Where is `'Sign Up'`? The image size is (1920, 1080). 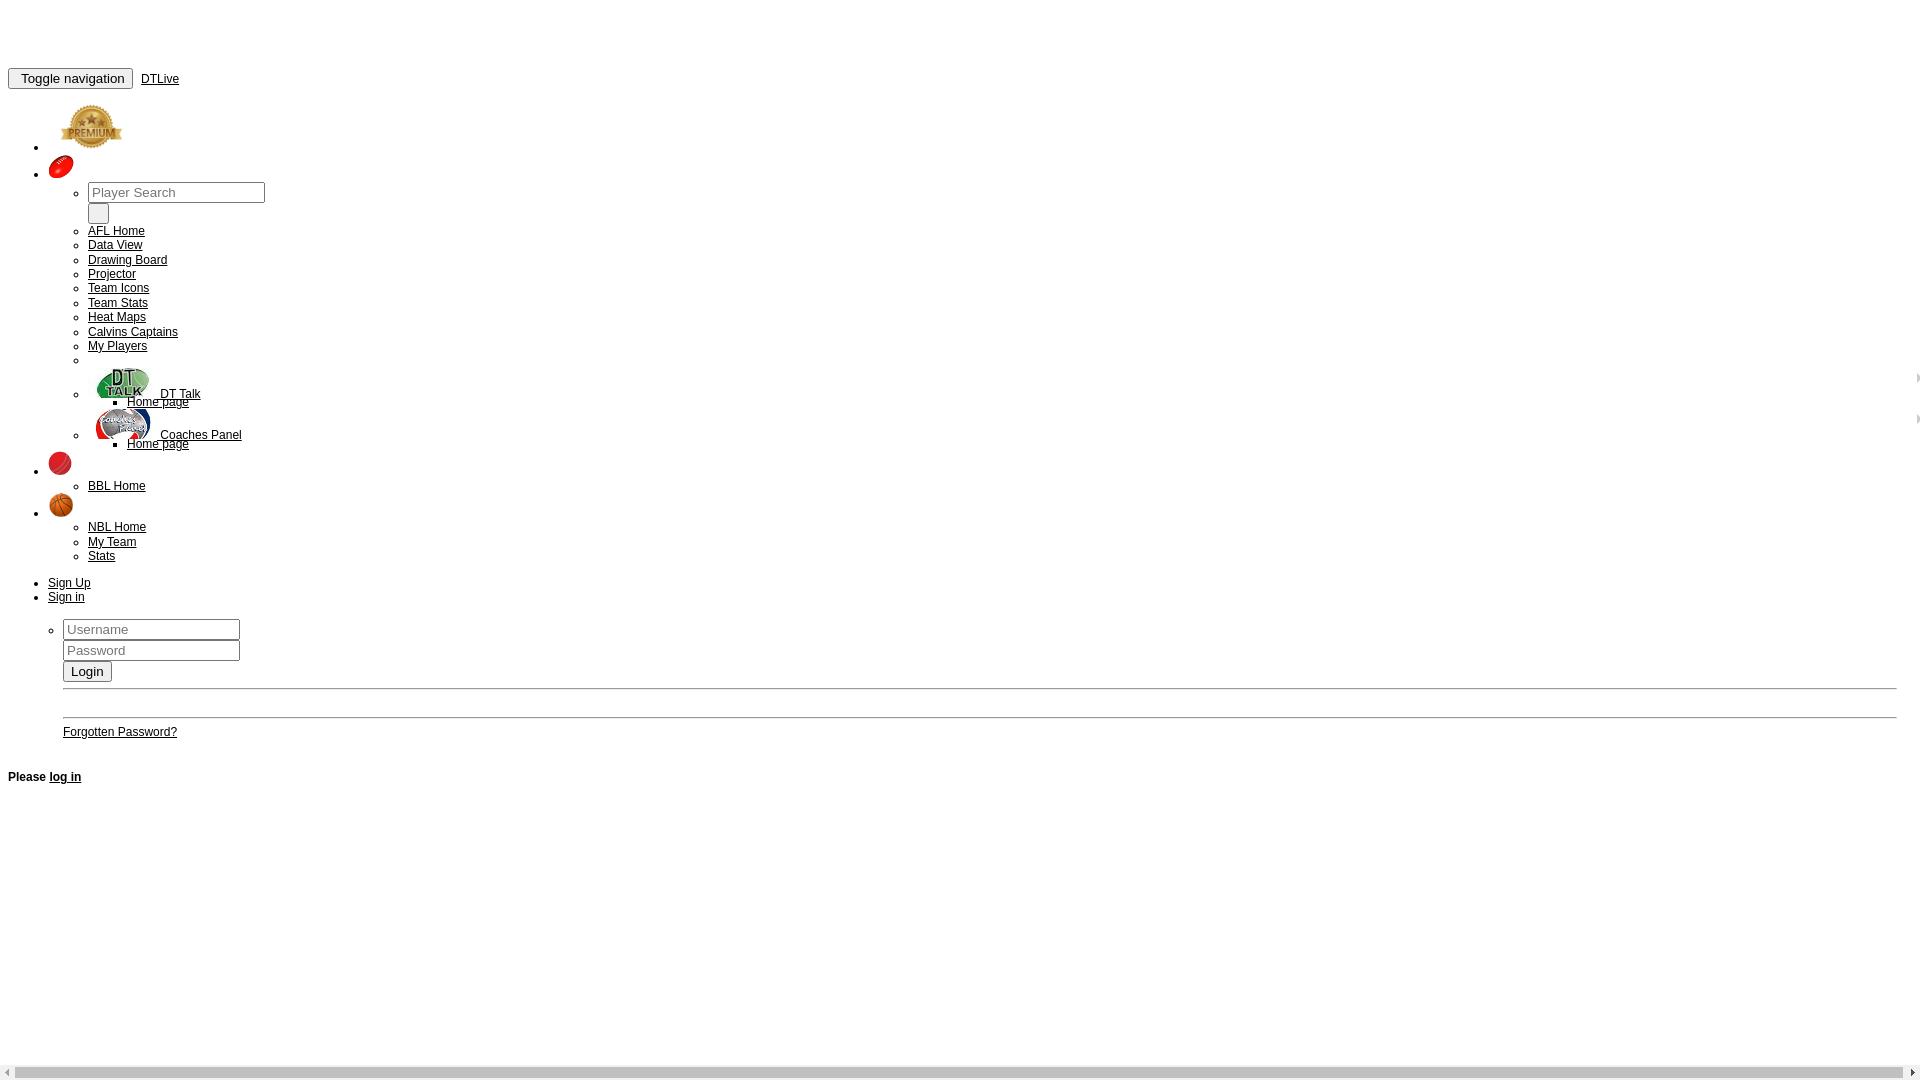 'Sign Up' is located at coordinates (69, 582).